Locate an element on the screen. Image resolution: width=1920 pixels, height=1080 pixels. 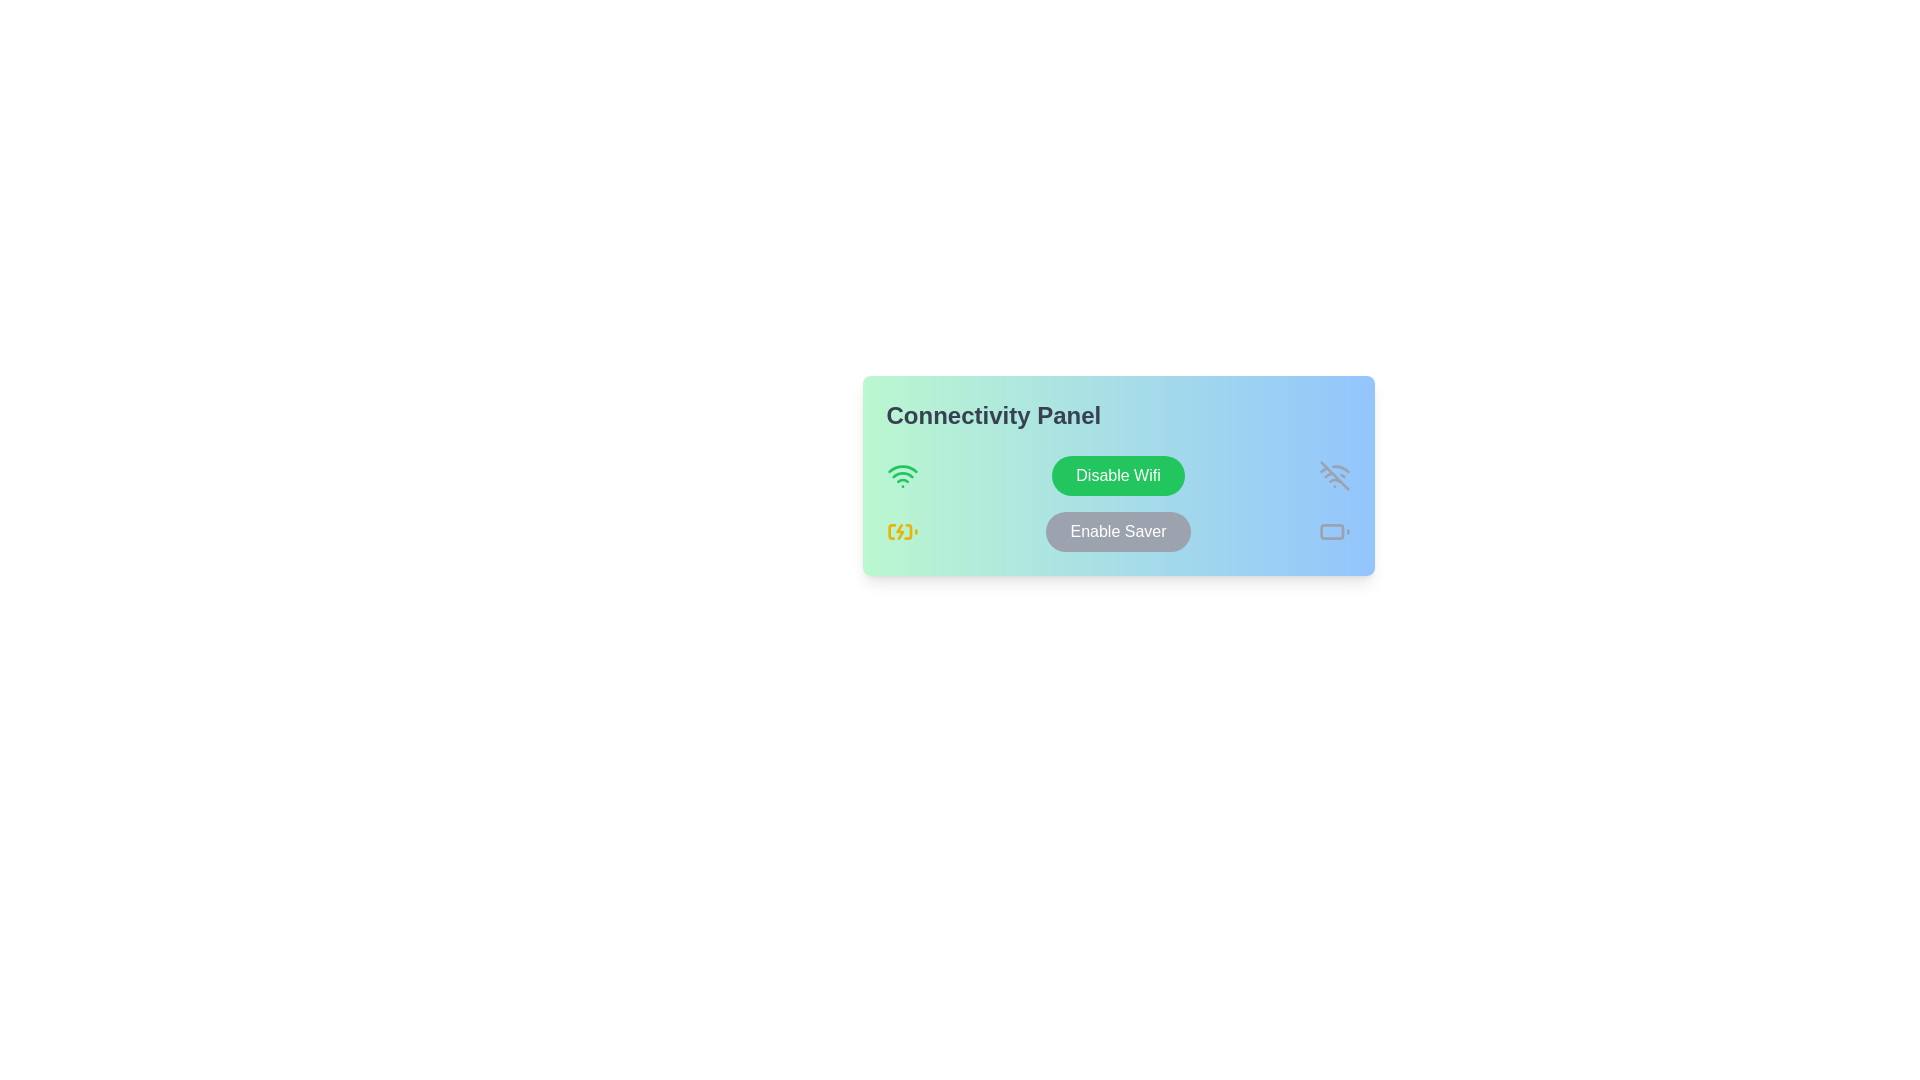
the 'Enable Saver' button, which is the second interactive item in the vertical list below 'Disable Wifi', featuring a gray rounded background and a yellow battery icon is located at coordinates (1117, 531).